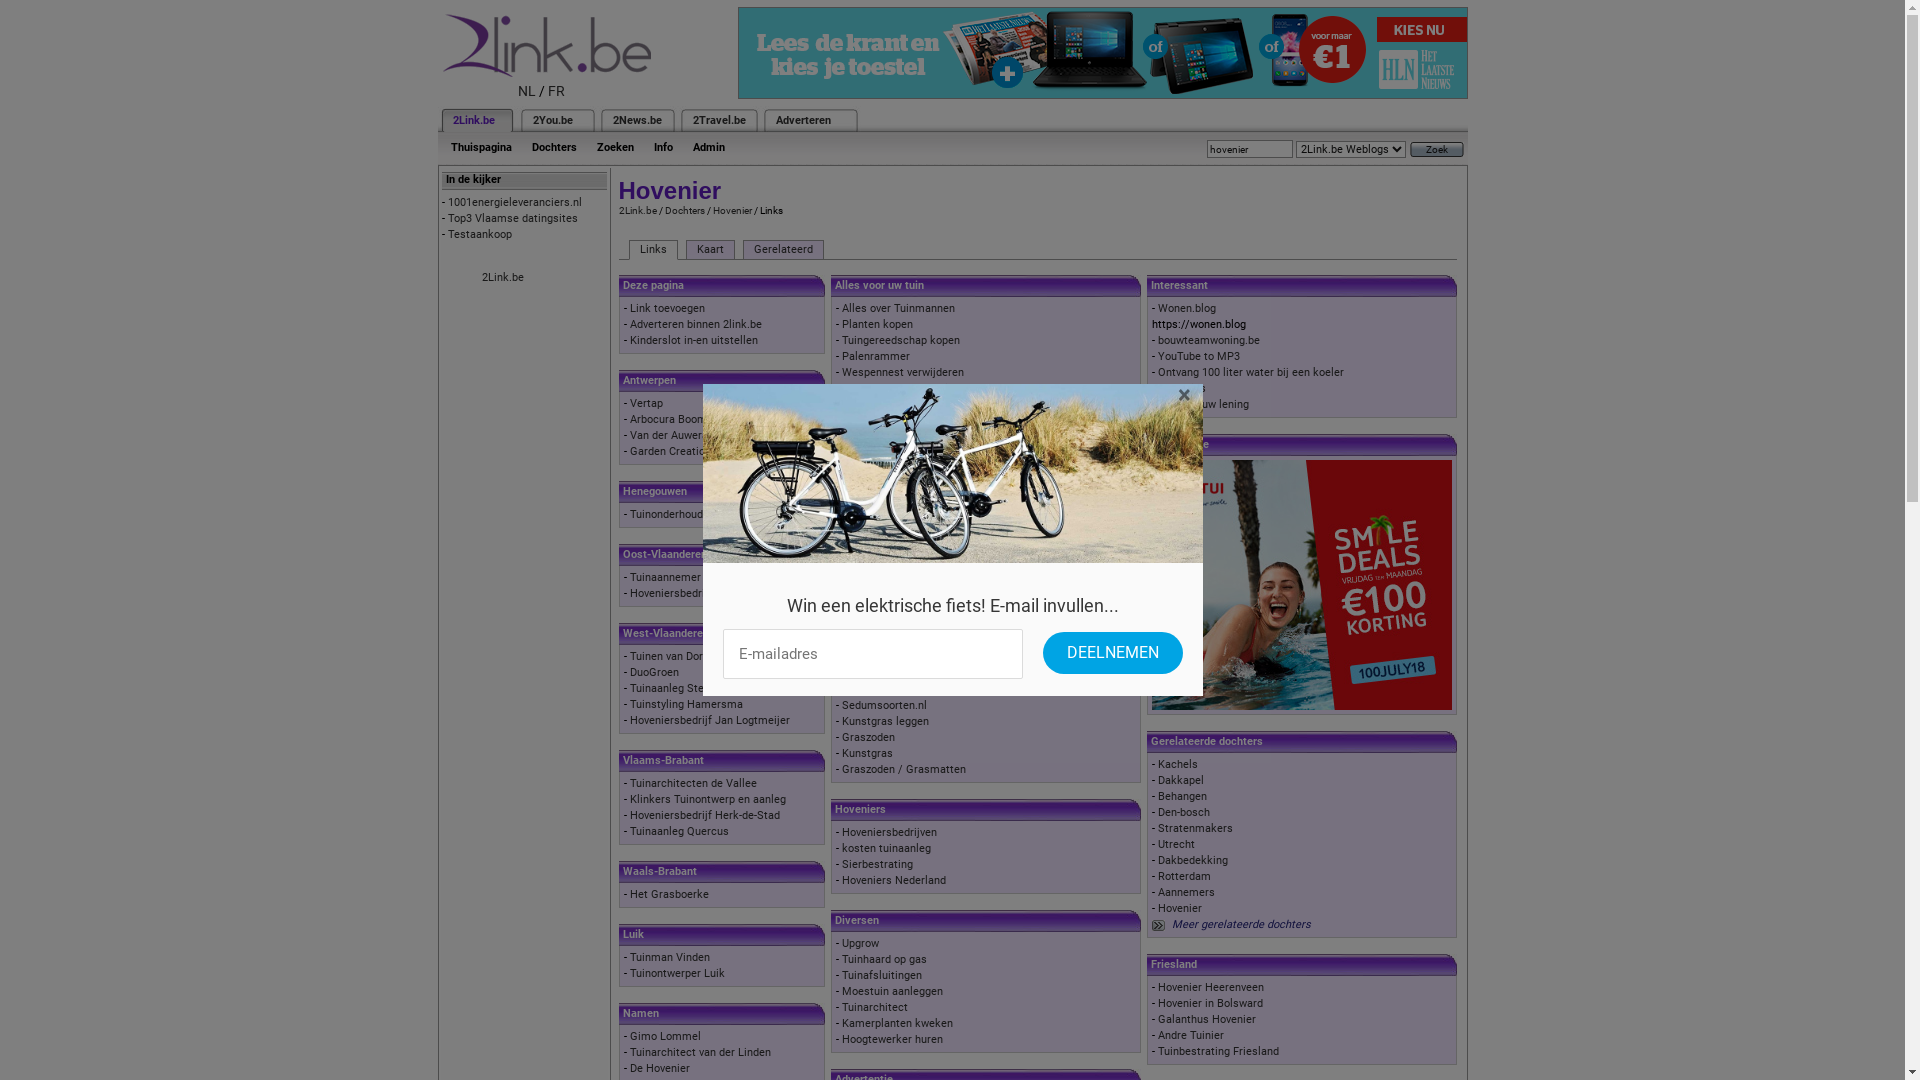  I want to click on 'Thuispagina', so click(439, 146).